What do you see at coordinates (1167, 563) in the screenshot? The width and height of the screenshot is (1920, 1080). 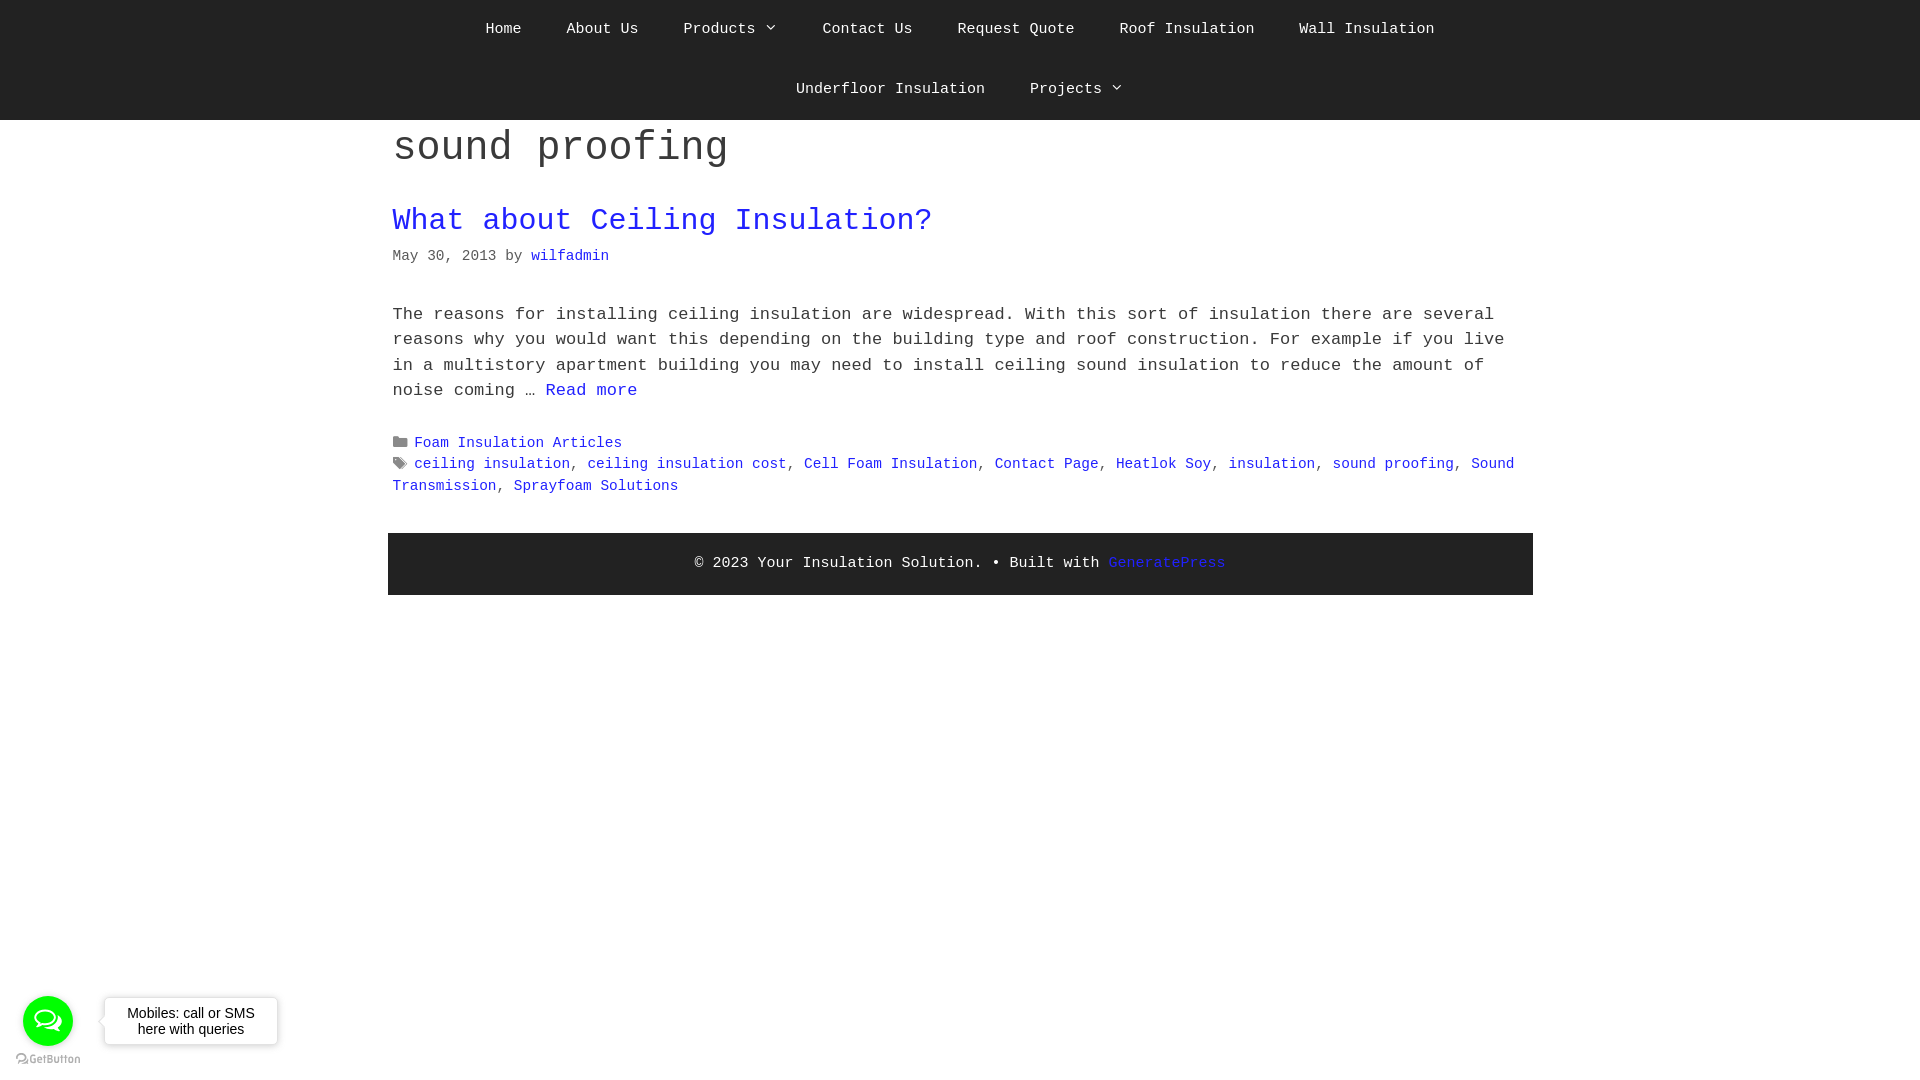 I see `'GeneratePress'` at bounding box center [1167, 563].